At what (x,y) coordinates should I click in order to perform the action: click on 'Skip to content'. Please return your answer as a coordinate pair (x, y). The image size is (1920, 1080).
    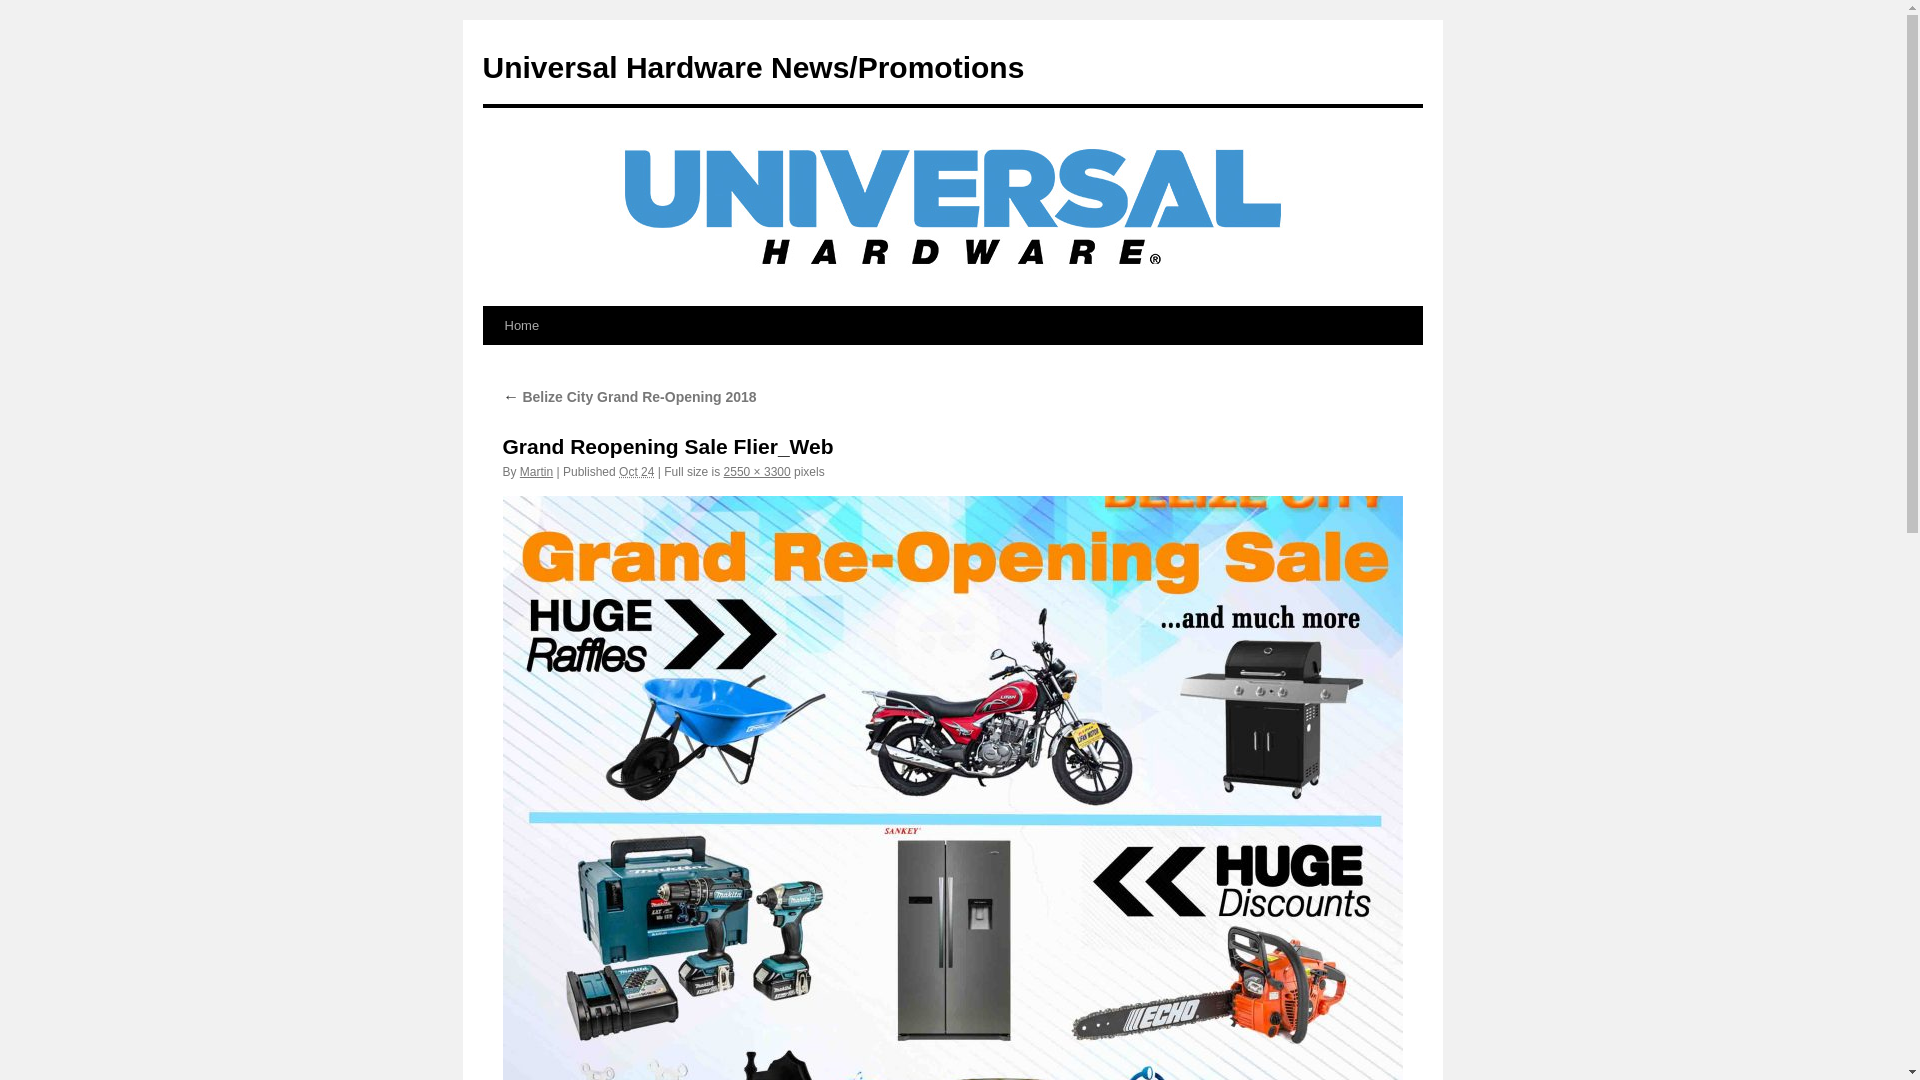
    Looking at the image, I should click on (491, 362).